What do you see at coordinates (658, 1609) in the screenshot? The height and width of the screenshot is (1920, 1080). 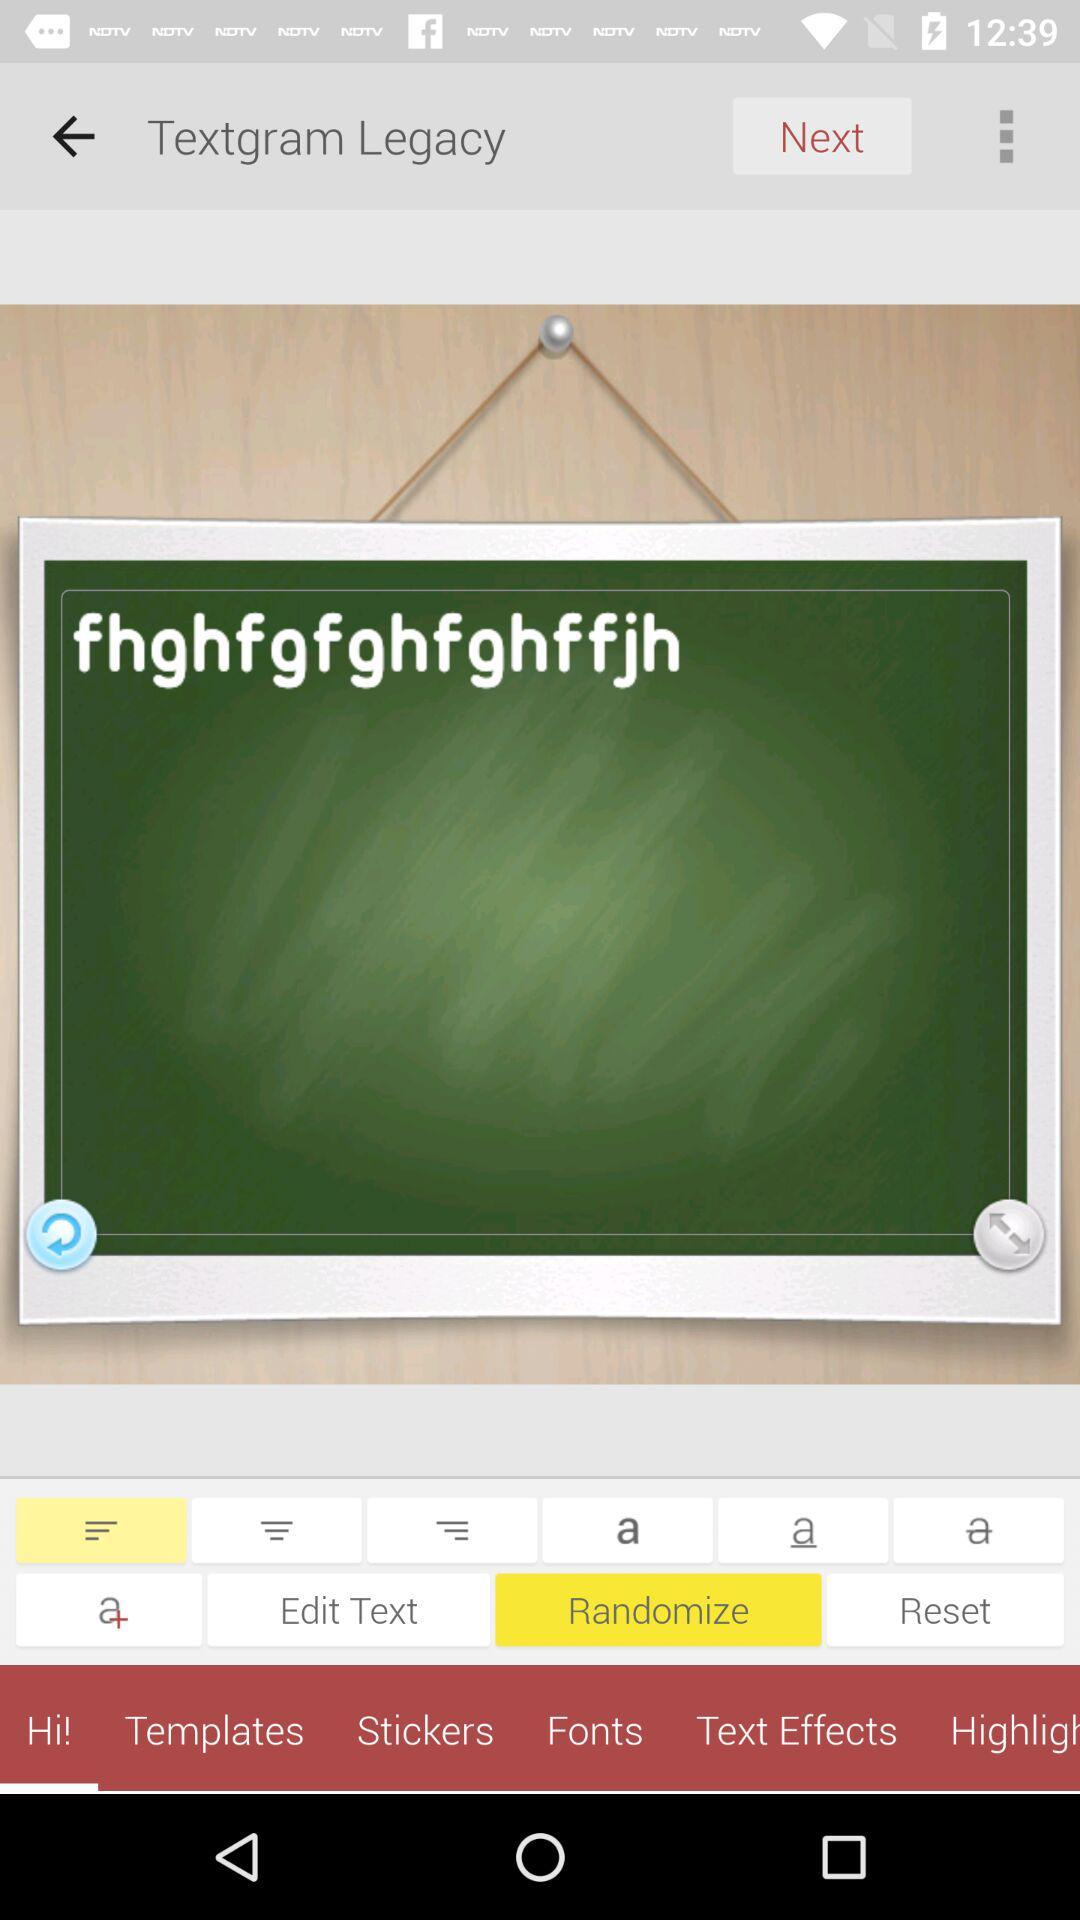 I see `icon to the left of reset` at bounding box center [658, 1609].